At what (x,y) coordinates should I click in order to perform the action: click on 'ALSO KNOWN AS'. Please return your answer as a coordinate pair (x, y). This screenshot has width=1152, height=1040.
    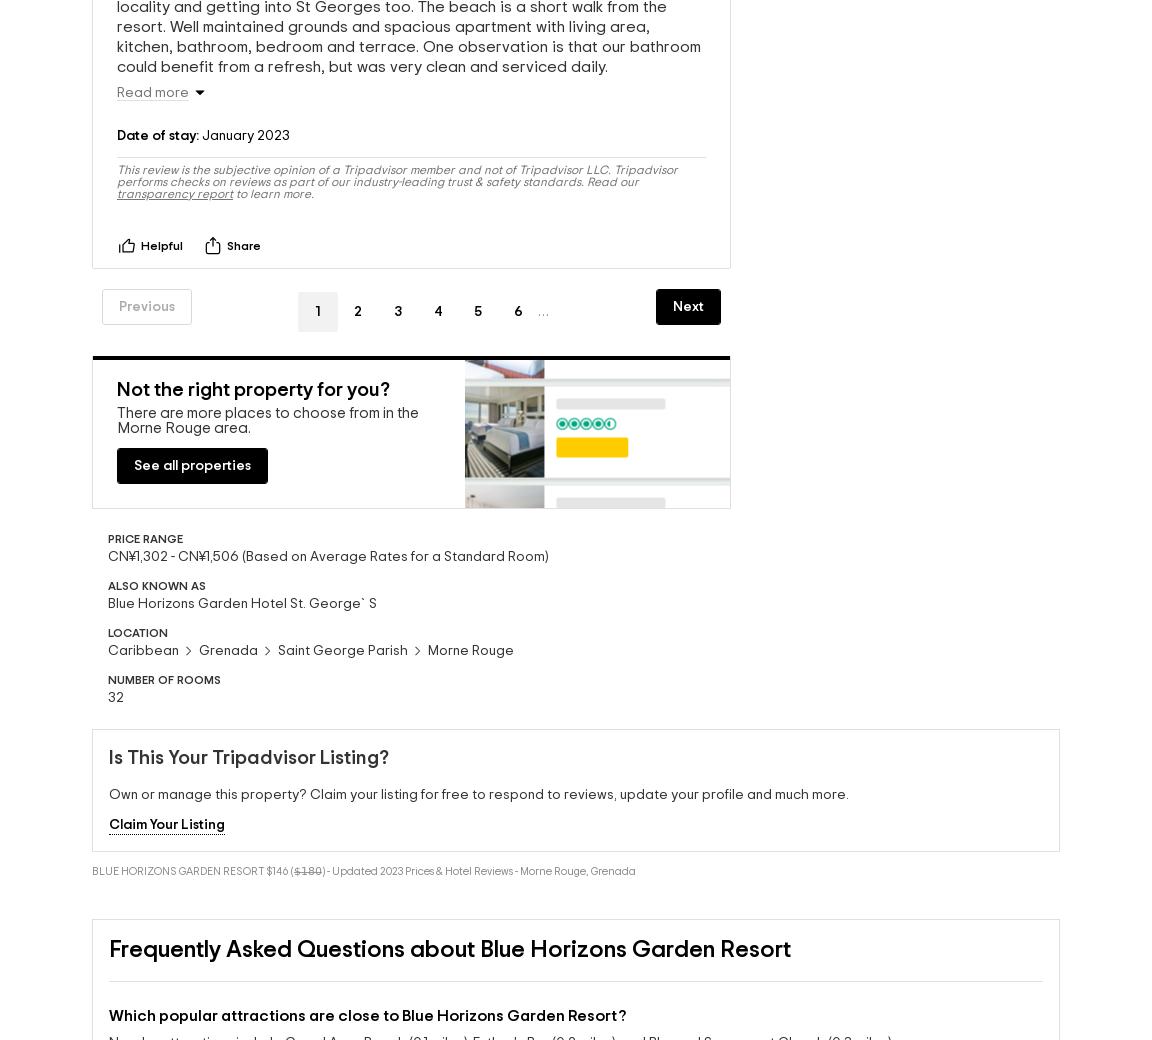
    Looking at the image, I should click on (157, 590).